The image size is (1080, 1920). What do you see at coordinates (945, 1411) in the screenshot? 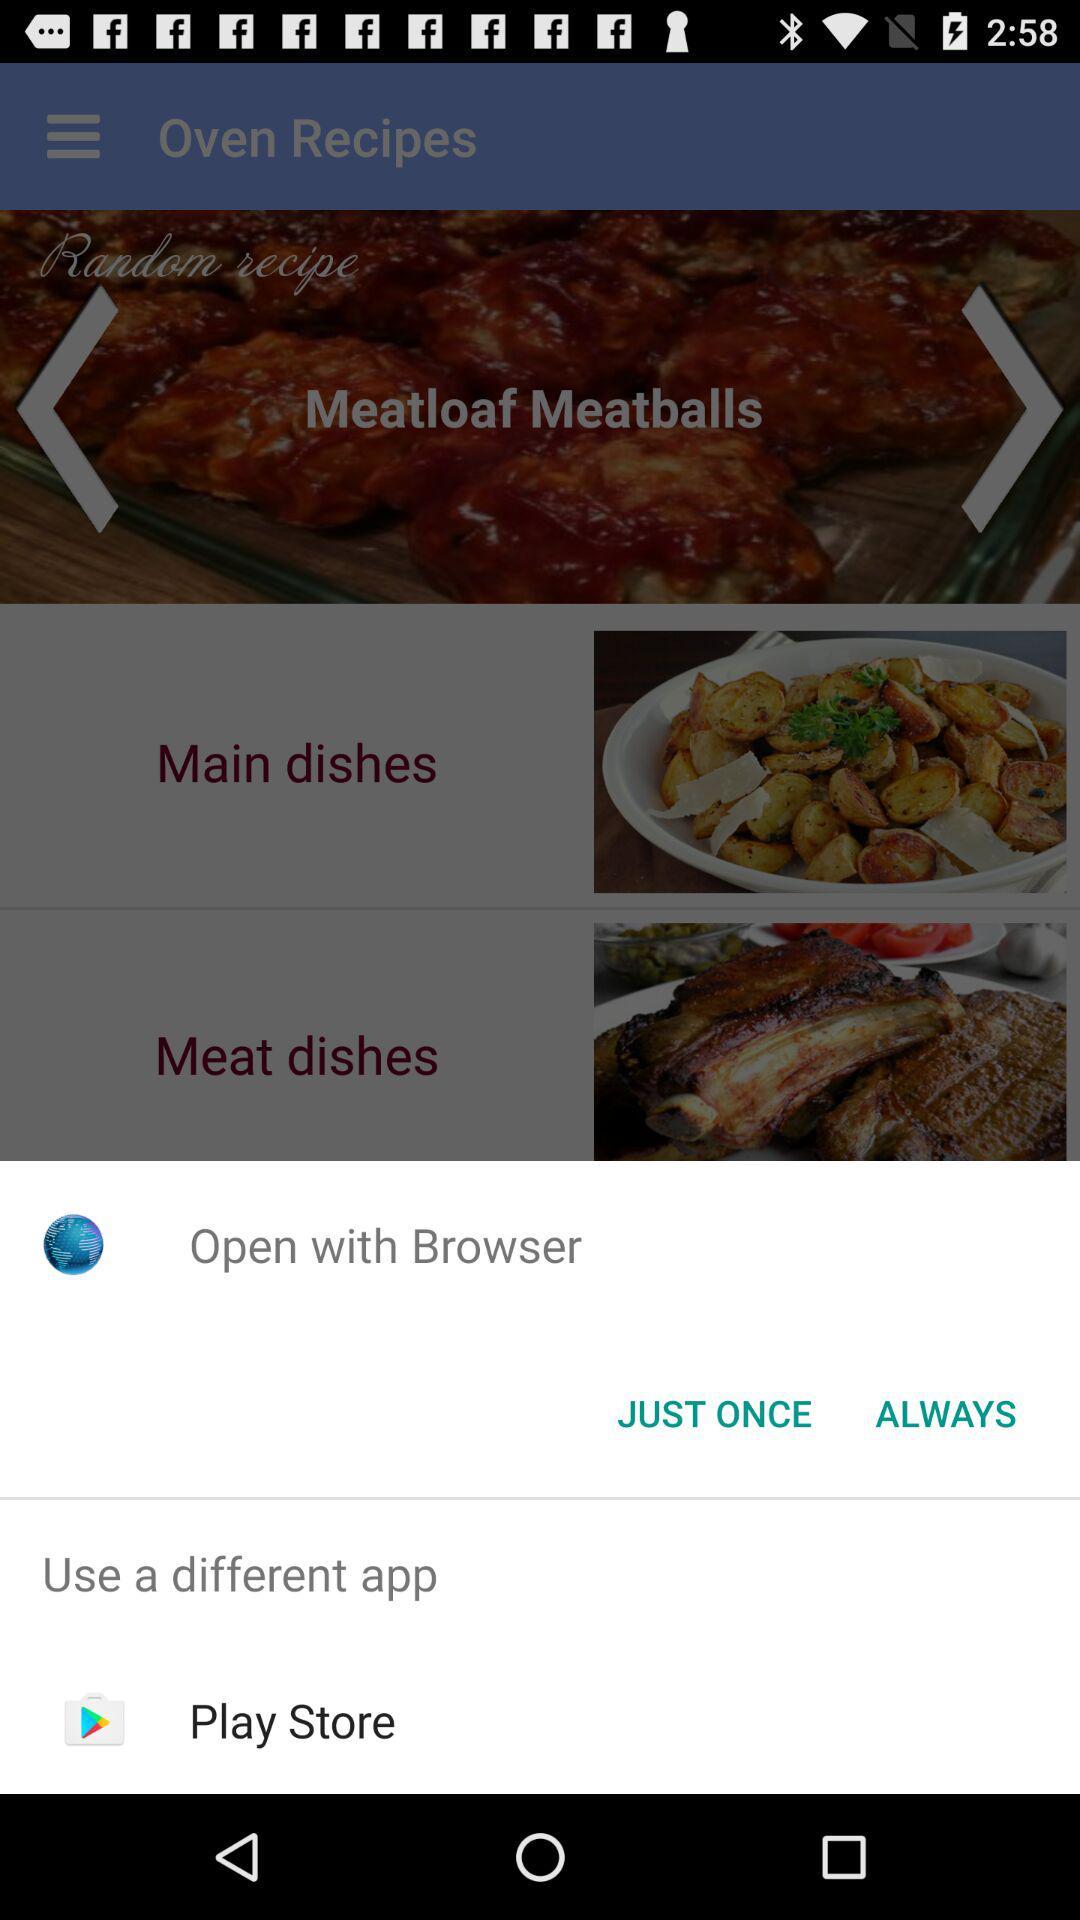
I see `always` at bounding box center [945, 1411].